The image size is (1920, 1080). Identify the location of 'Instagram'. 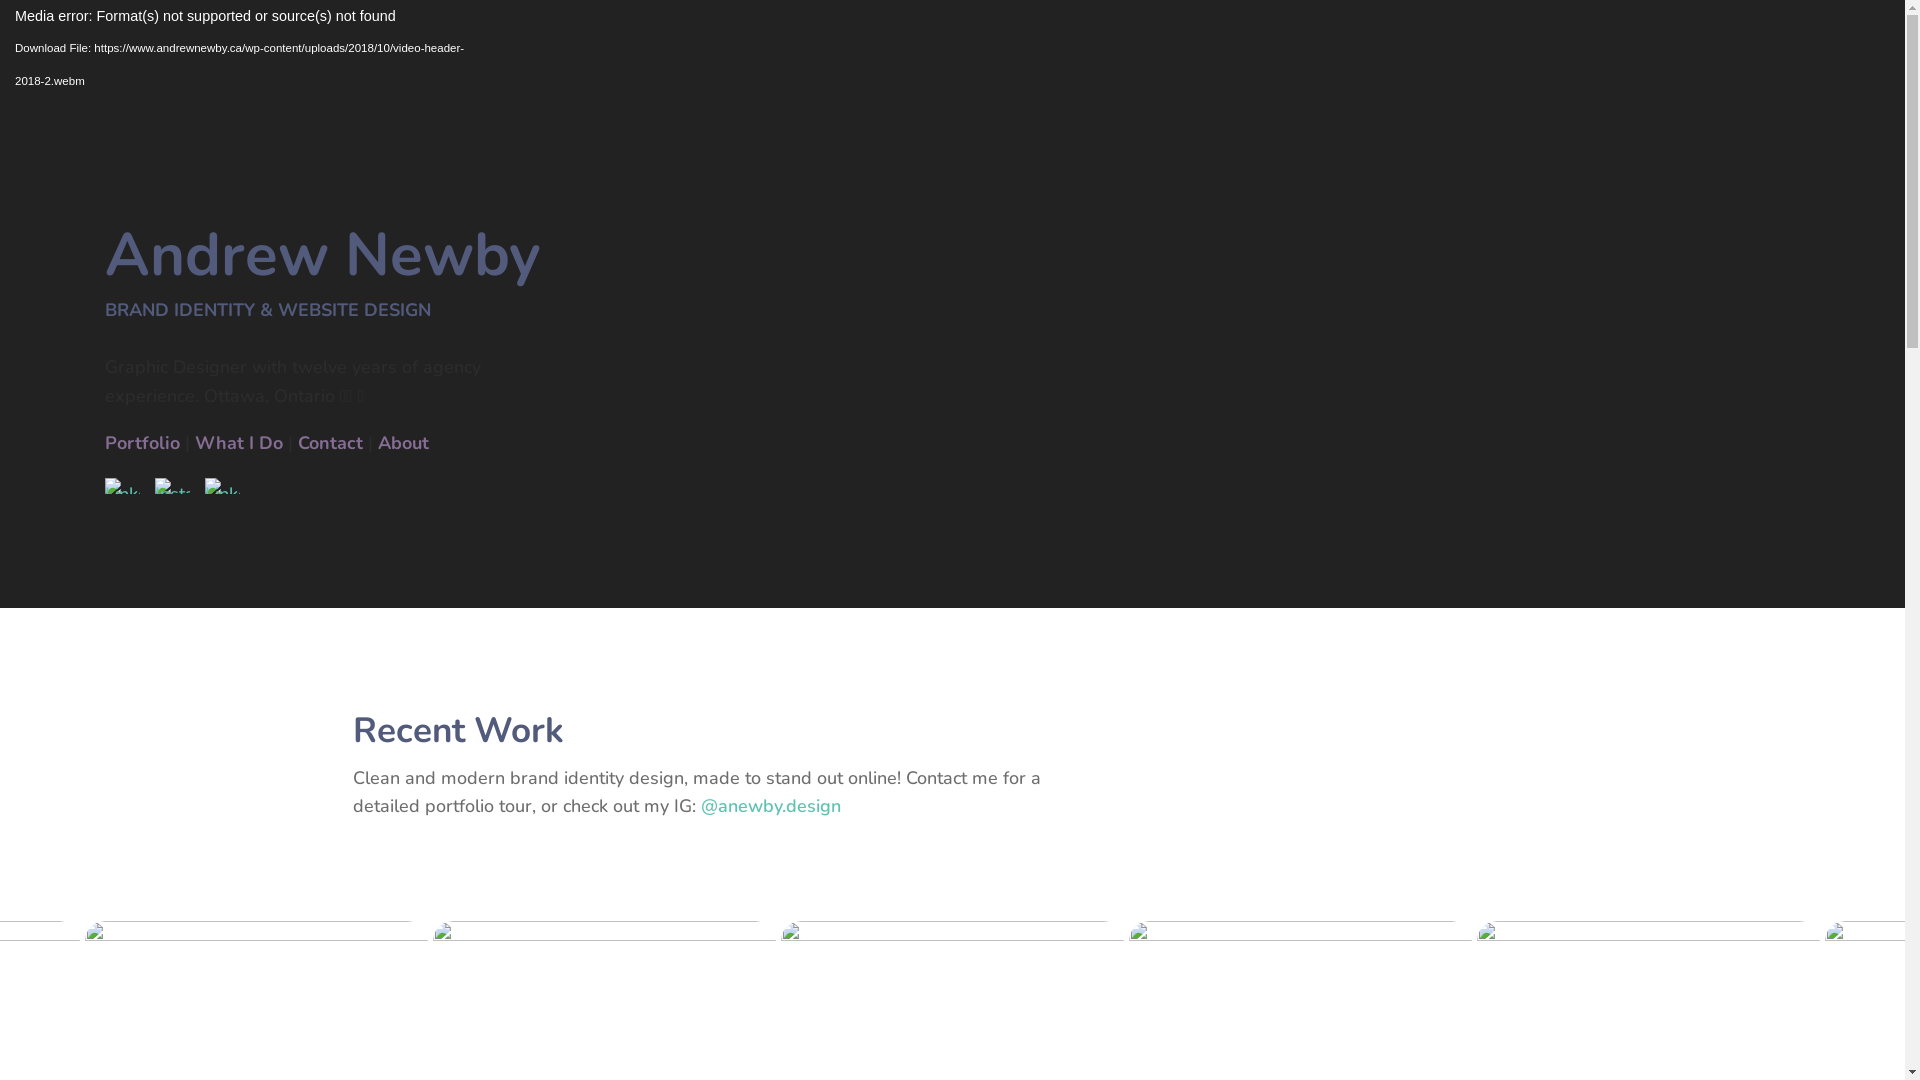
(153, 486).